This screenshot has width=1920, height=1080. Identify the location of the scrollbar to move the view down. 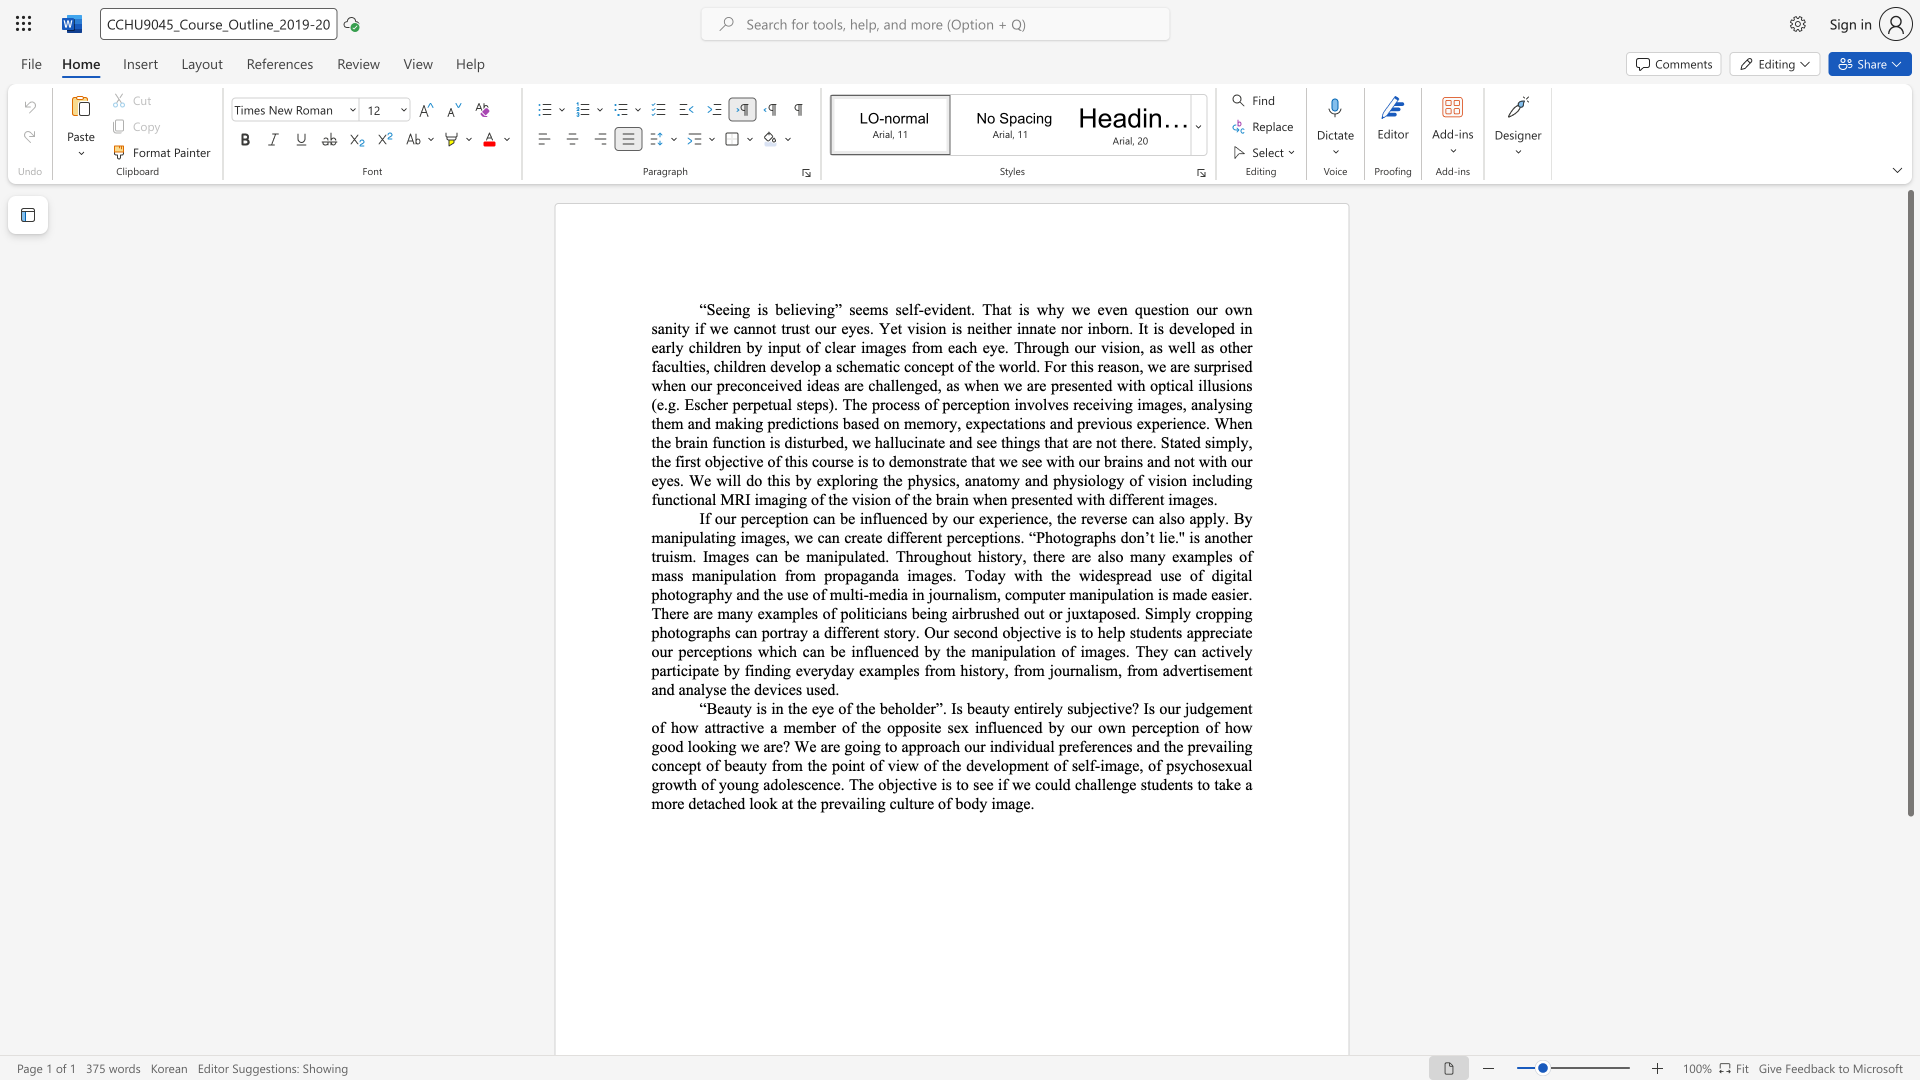
(1909, 849).